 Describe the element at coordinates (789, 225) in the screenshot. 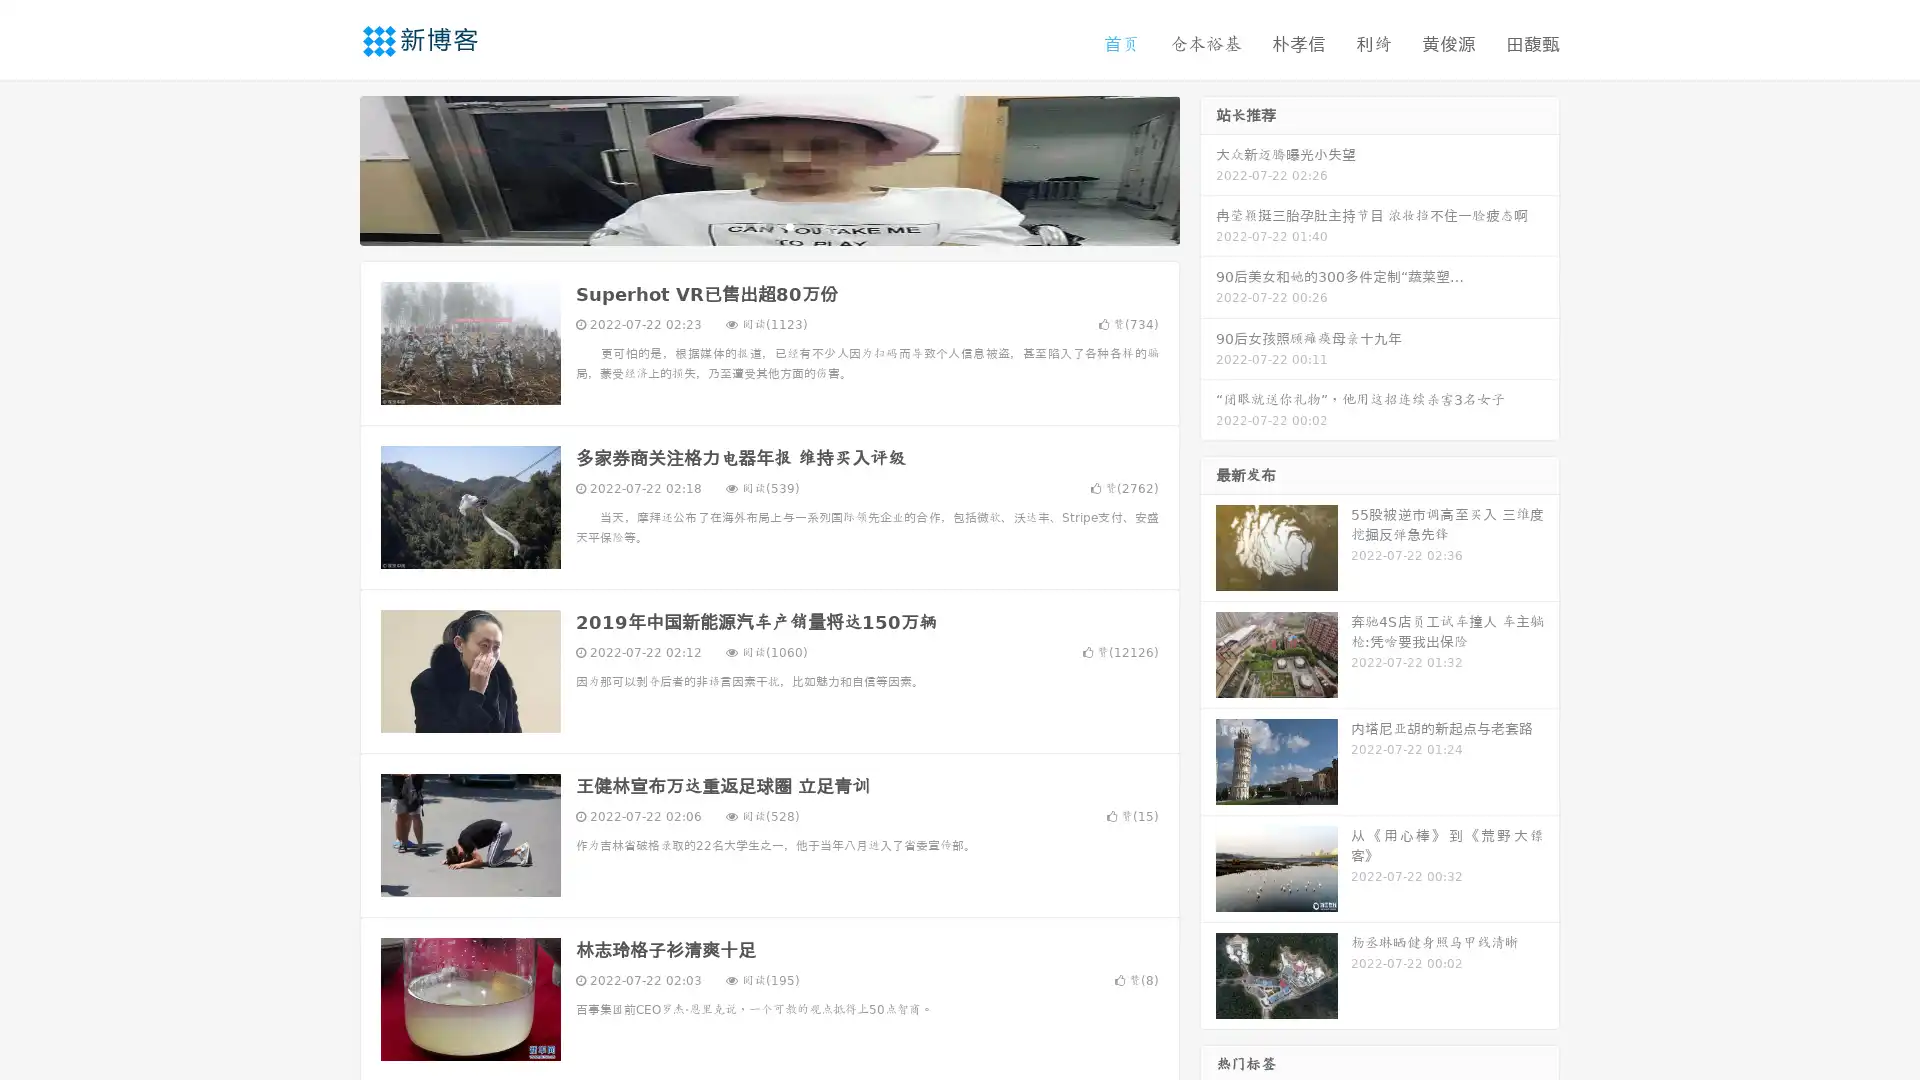

I see `Go to slide 3` at that location.